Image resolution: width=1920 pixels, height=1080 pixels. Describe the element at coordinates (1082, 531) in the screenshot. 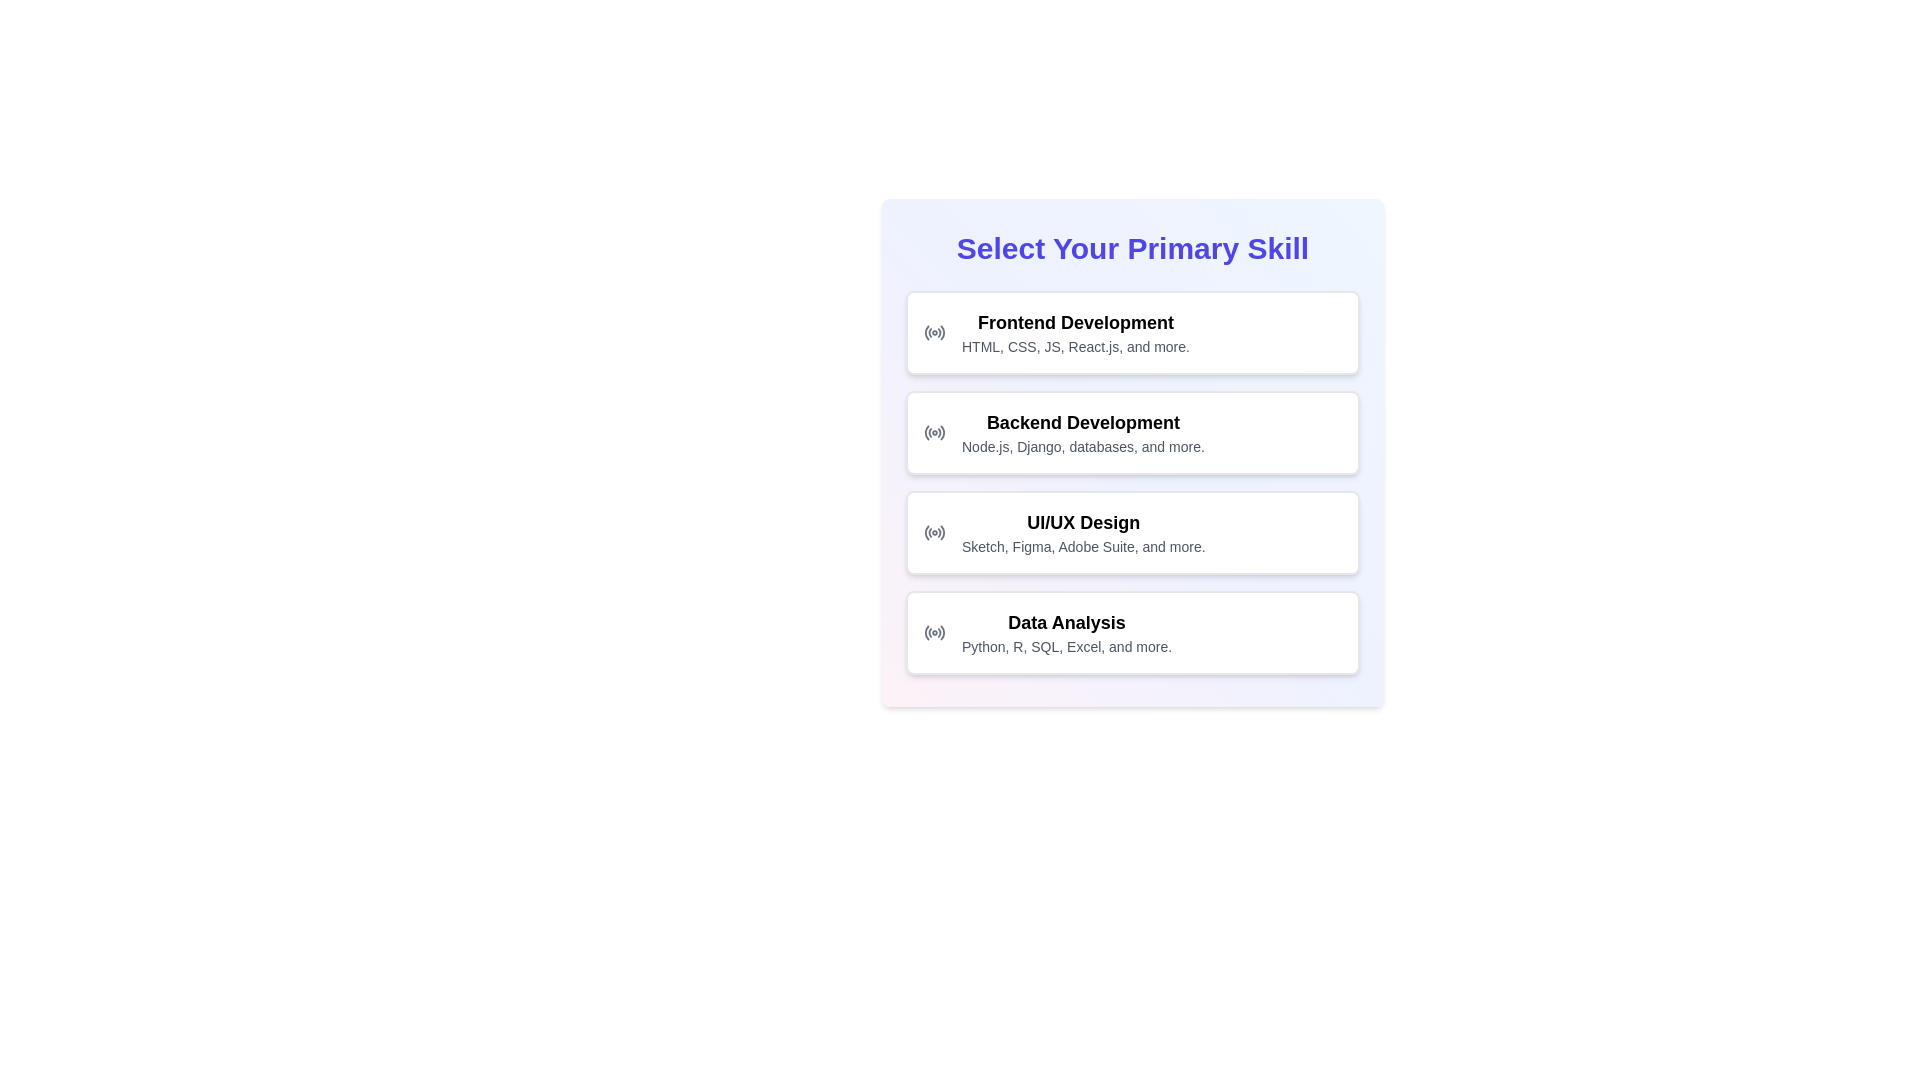

I see `the descriptive text block about UI/UX Design` at that location.